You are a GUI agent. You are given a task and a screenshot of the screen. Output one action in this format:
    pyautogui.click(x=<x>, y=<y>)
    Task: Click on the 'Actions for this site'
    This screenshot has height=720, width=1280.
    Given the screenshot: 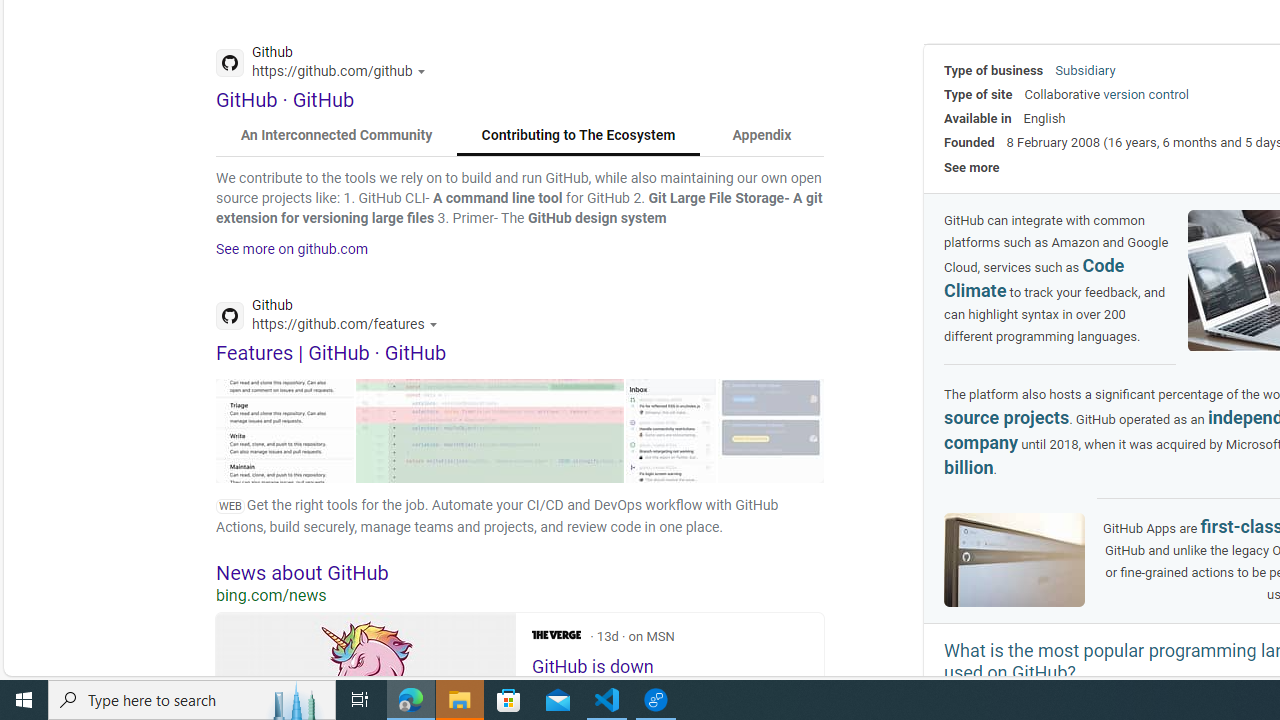 What is the action you would take?
    pyautogui.click(x=434, y=324)
    